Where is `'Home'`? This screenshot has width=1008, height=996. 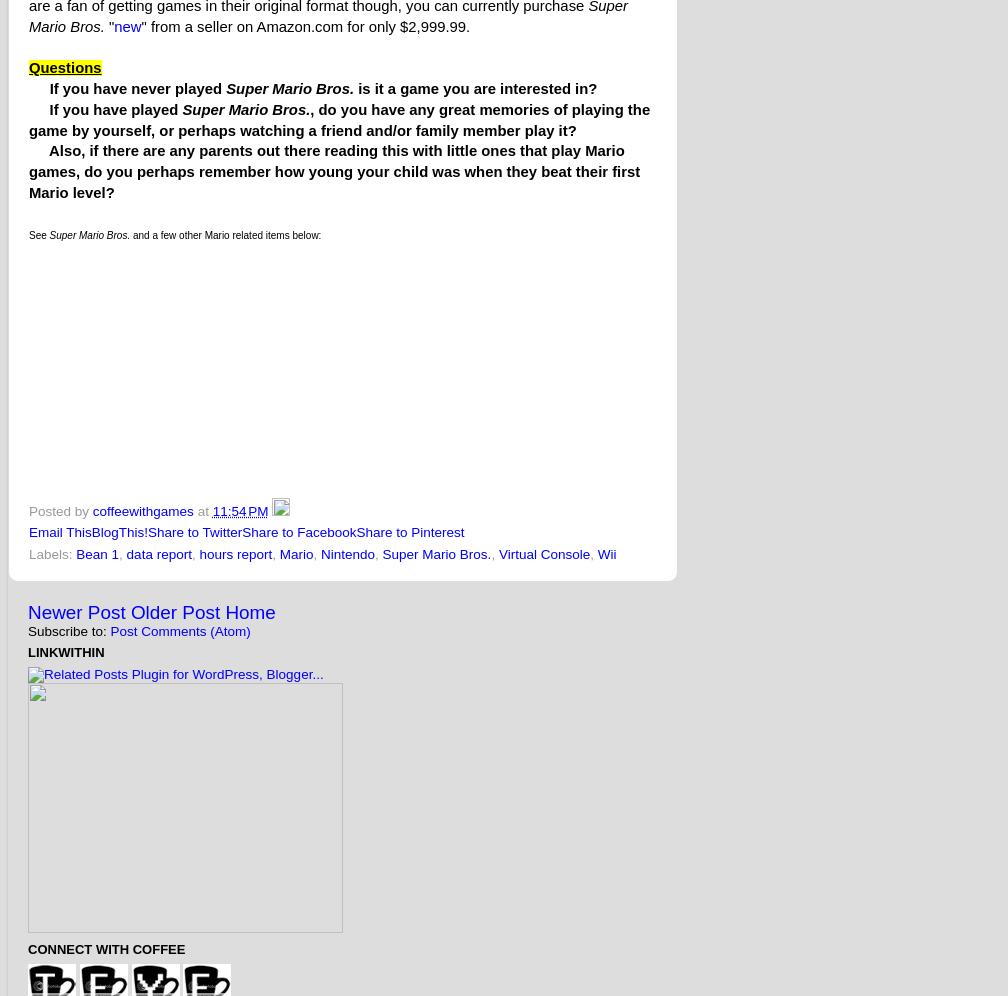 'Home' is located at coordinates (249, 611).